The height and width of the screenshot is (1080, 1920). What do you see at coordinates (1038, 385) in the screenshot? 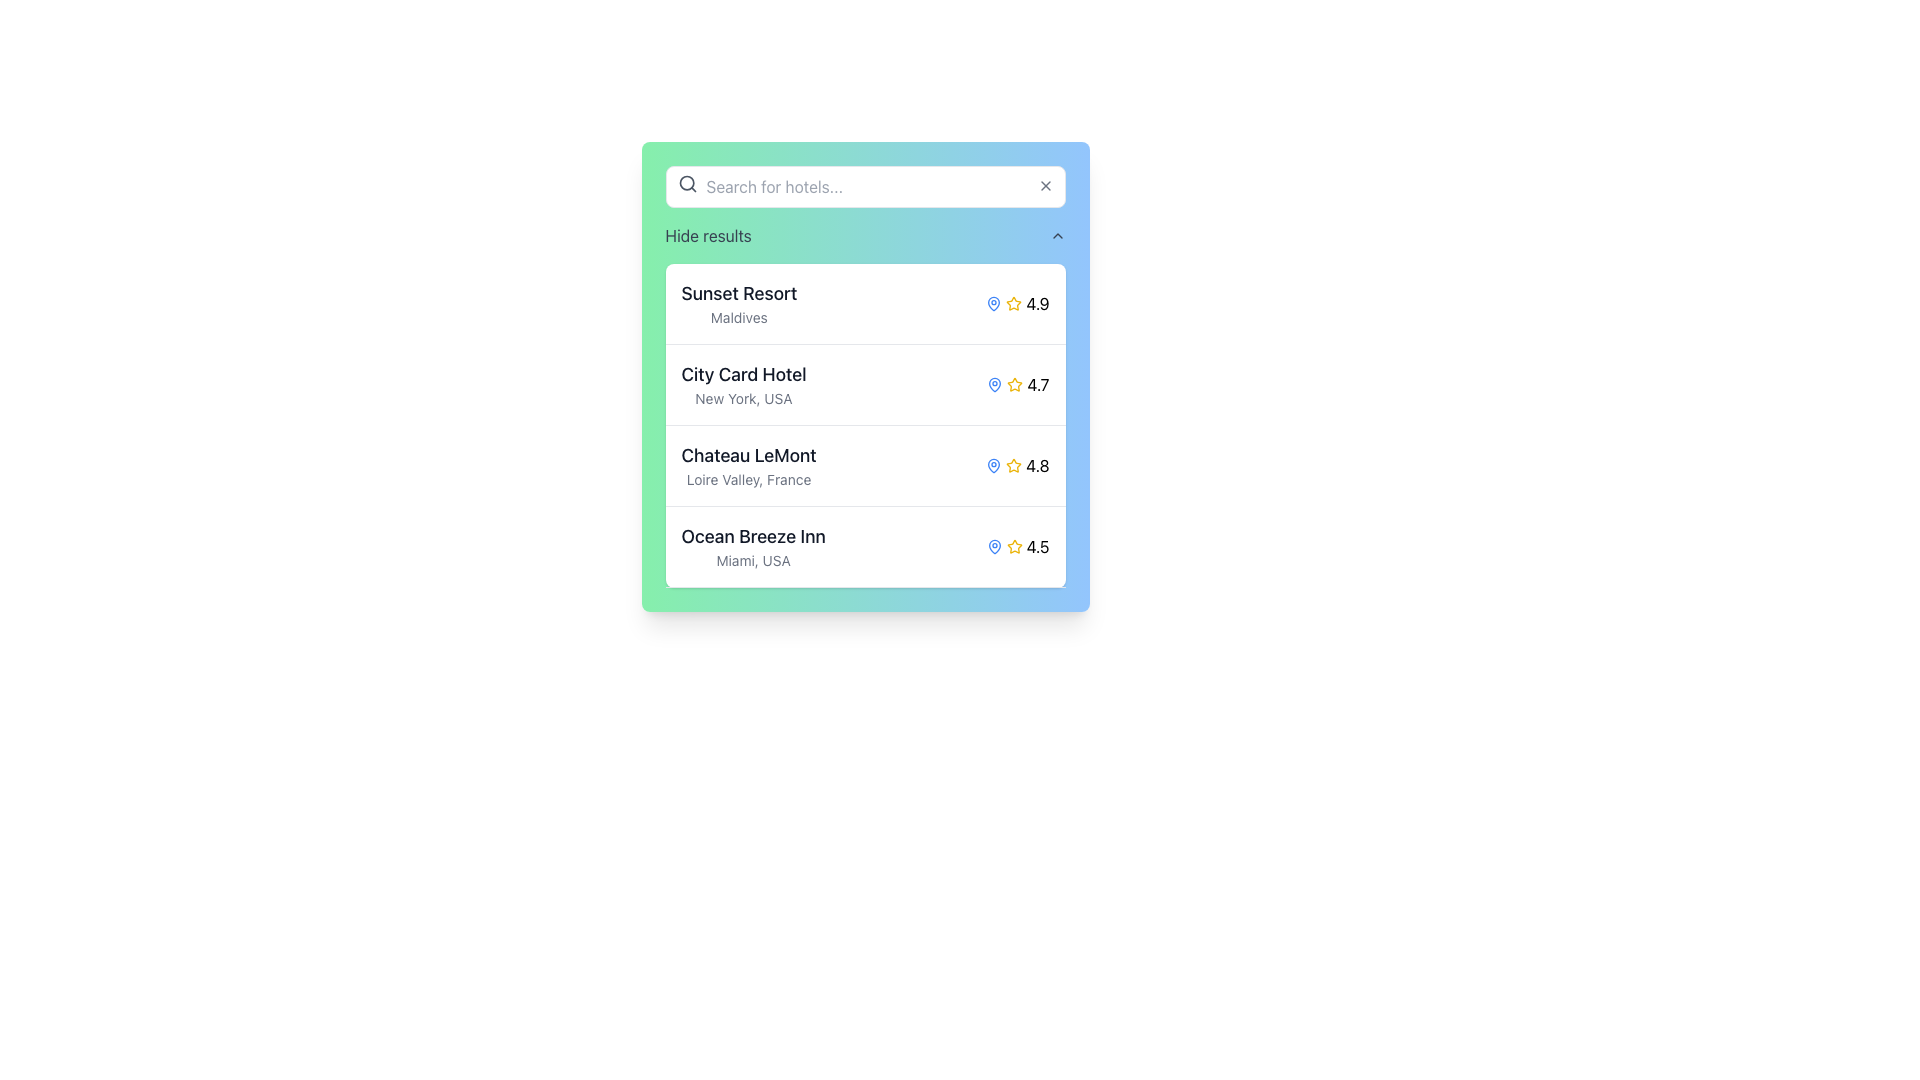
I see `numeric label displaying the text '4.7' which is styled in a bold, black sans-serif typeface, located in the second row of the hotel listing next to the yellow star icon` at bounding box center [1038, 385].